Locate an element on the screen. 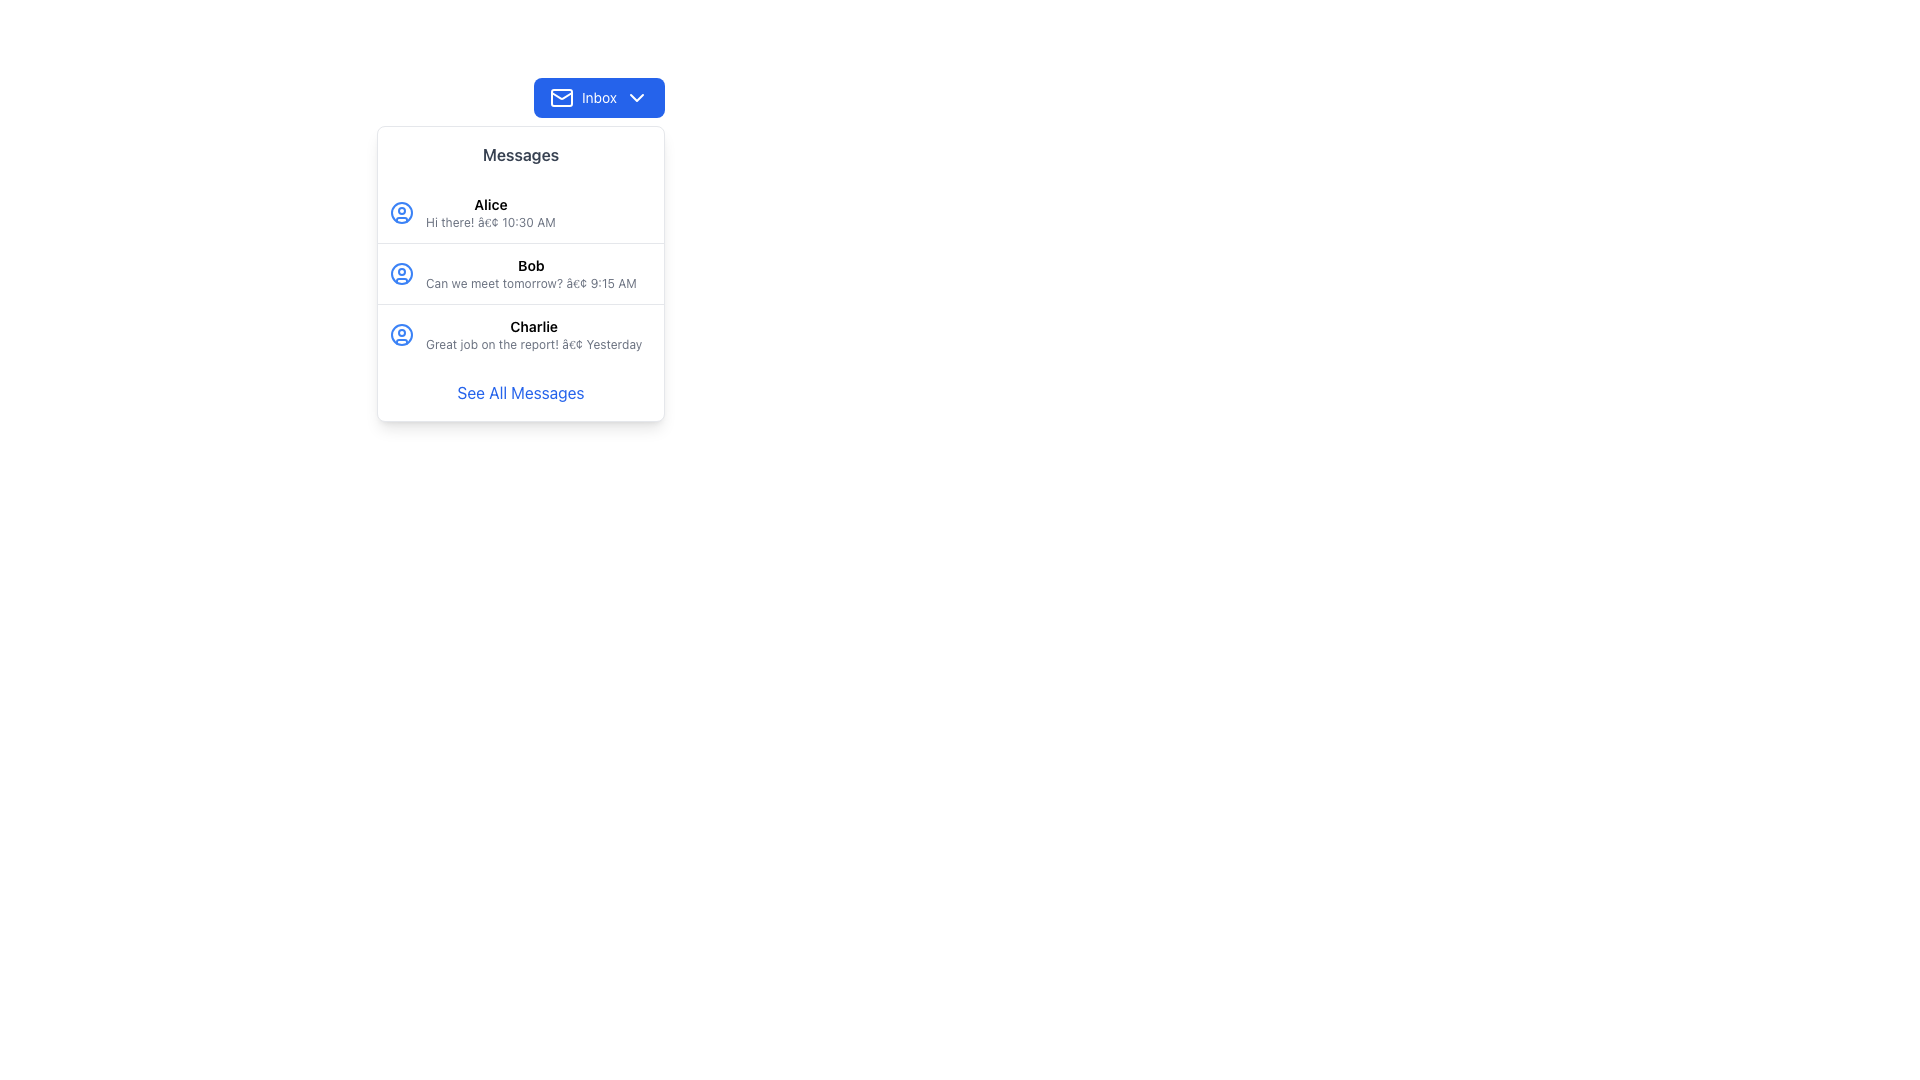  the Message Preview Item that displays 'Charlie' in bold font and a message snippet with a timestamp is located at coordinates (534, 334).